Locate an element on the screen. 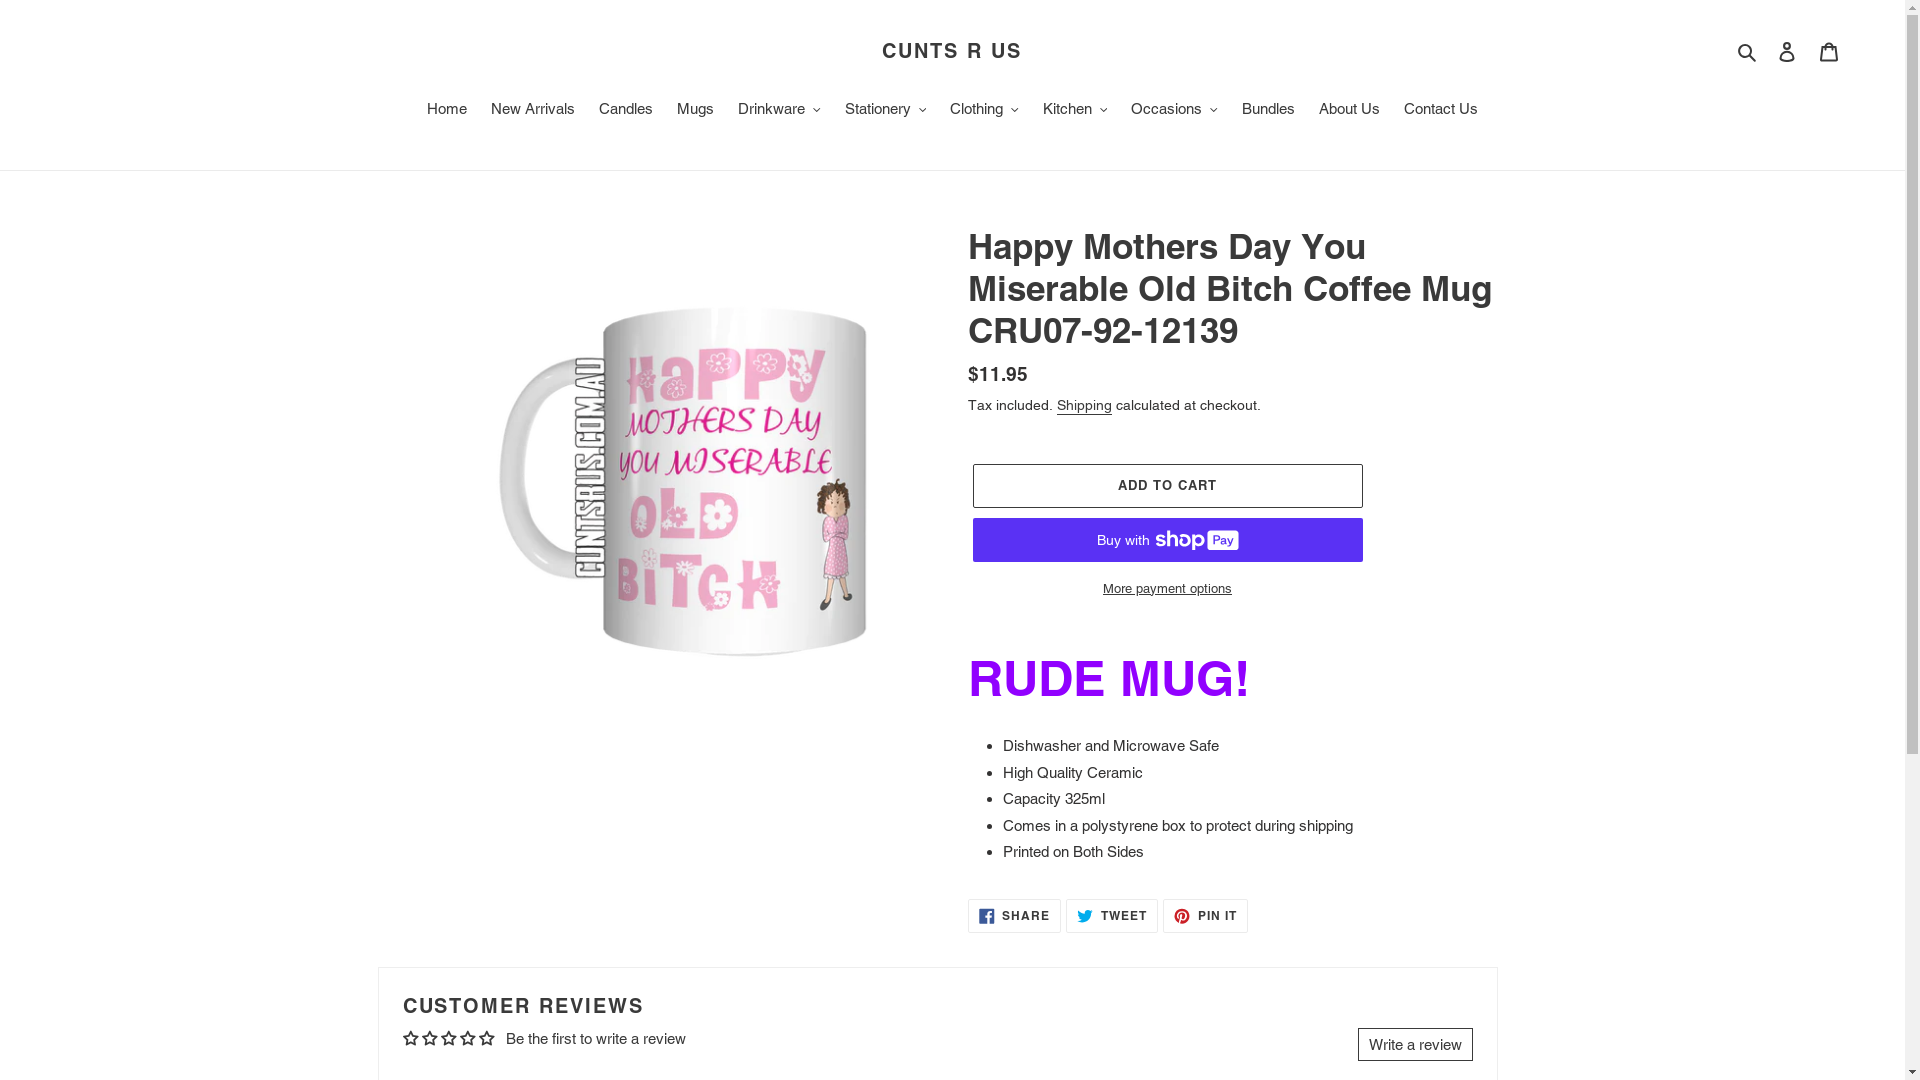 The height and width of the screenshot is (1080, 1920). 'Clothing' is located at coordinates (984, 111).